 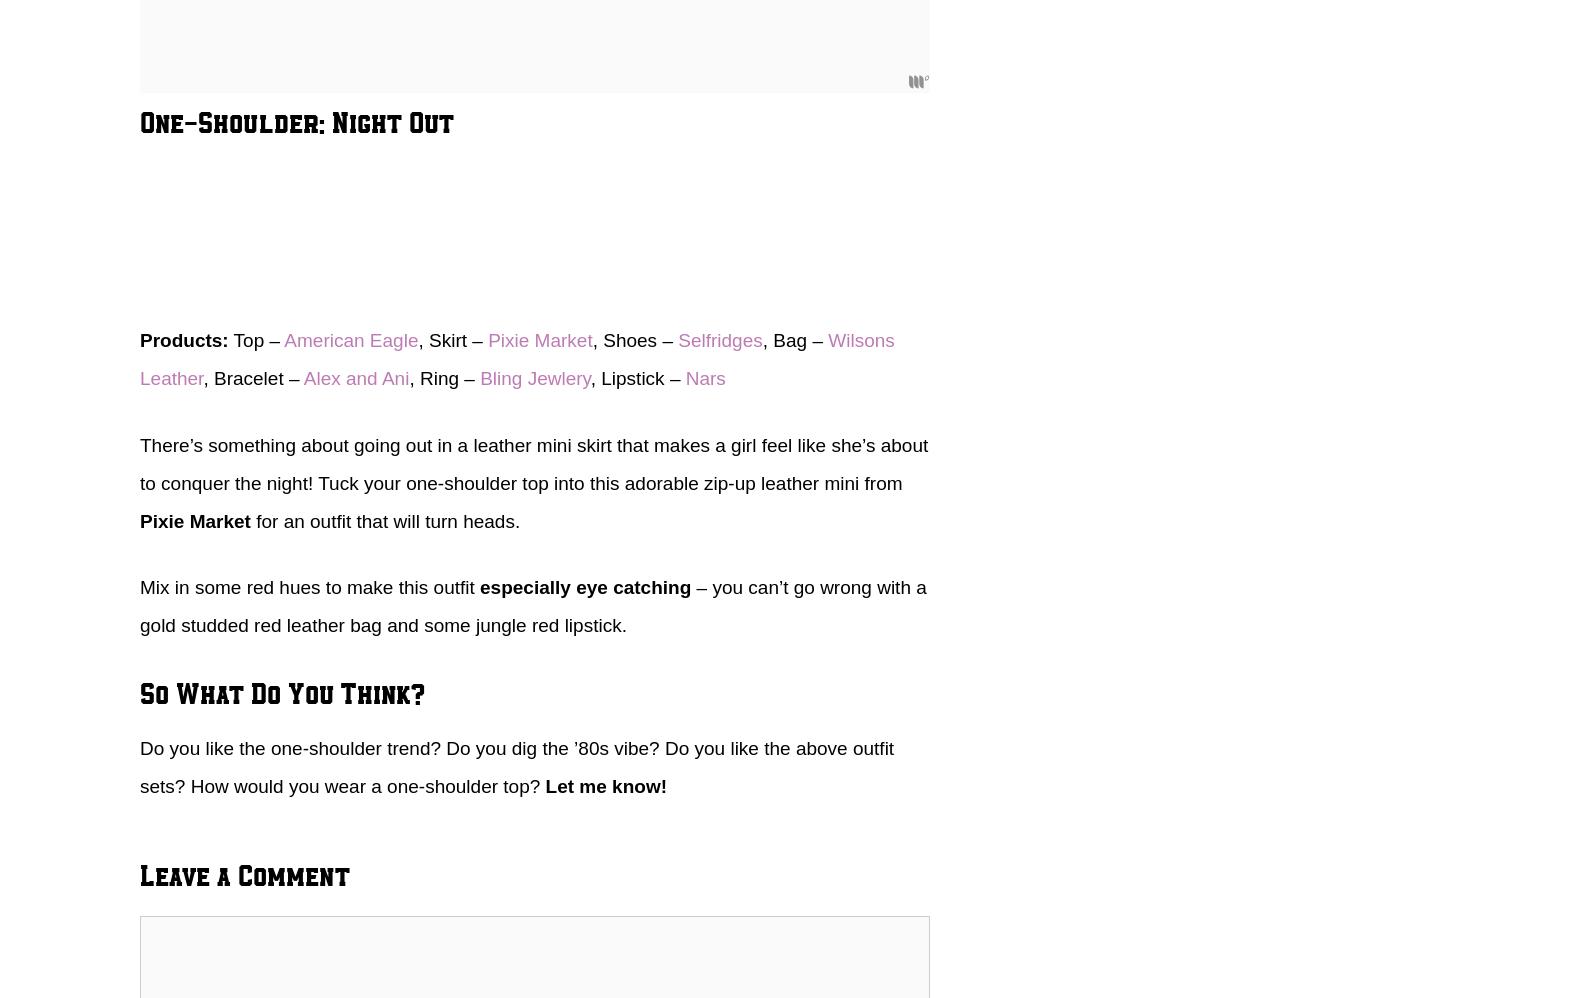 I want to click on 'for an outfit that will turn heads.', so click(x=384, y=520).